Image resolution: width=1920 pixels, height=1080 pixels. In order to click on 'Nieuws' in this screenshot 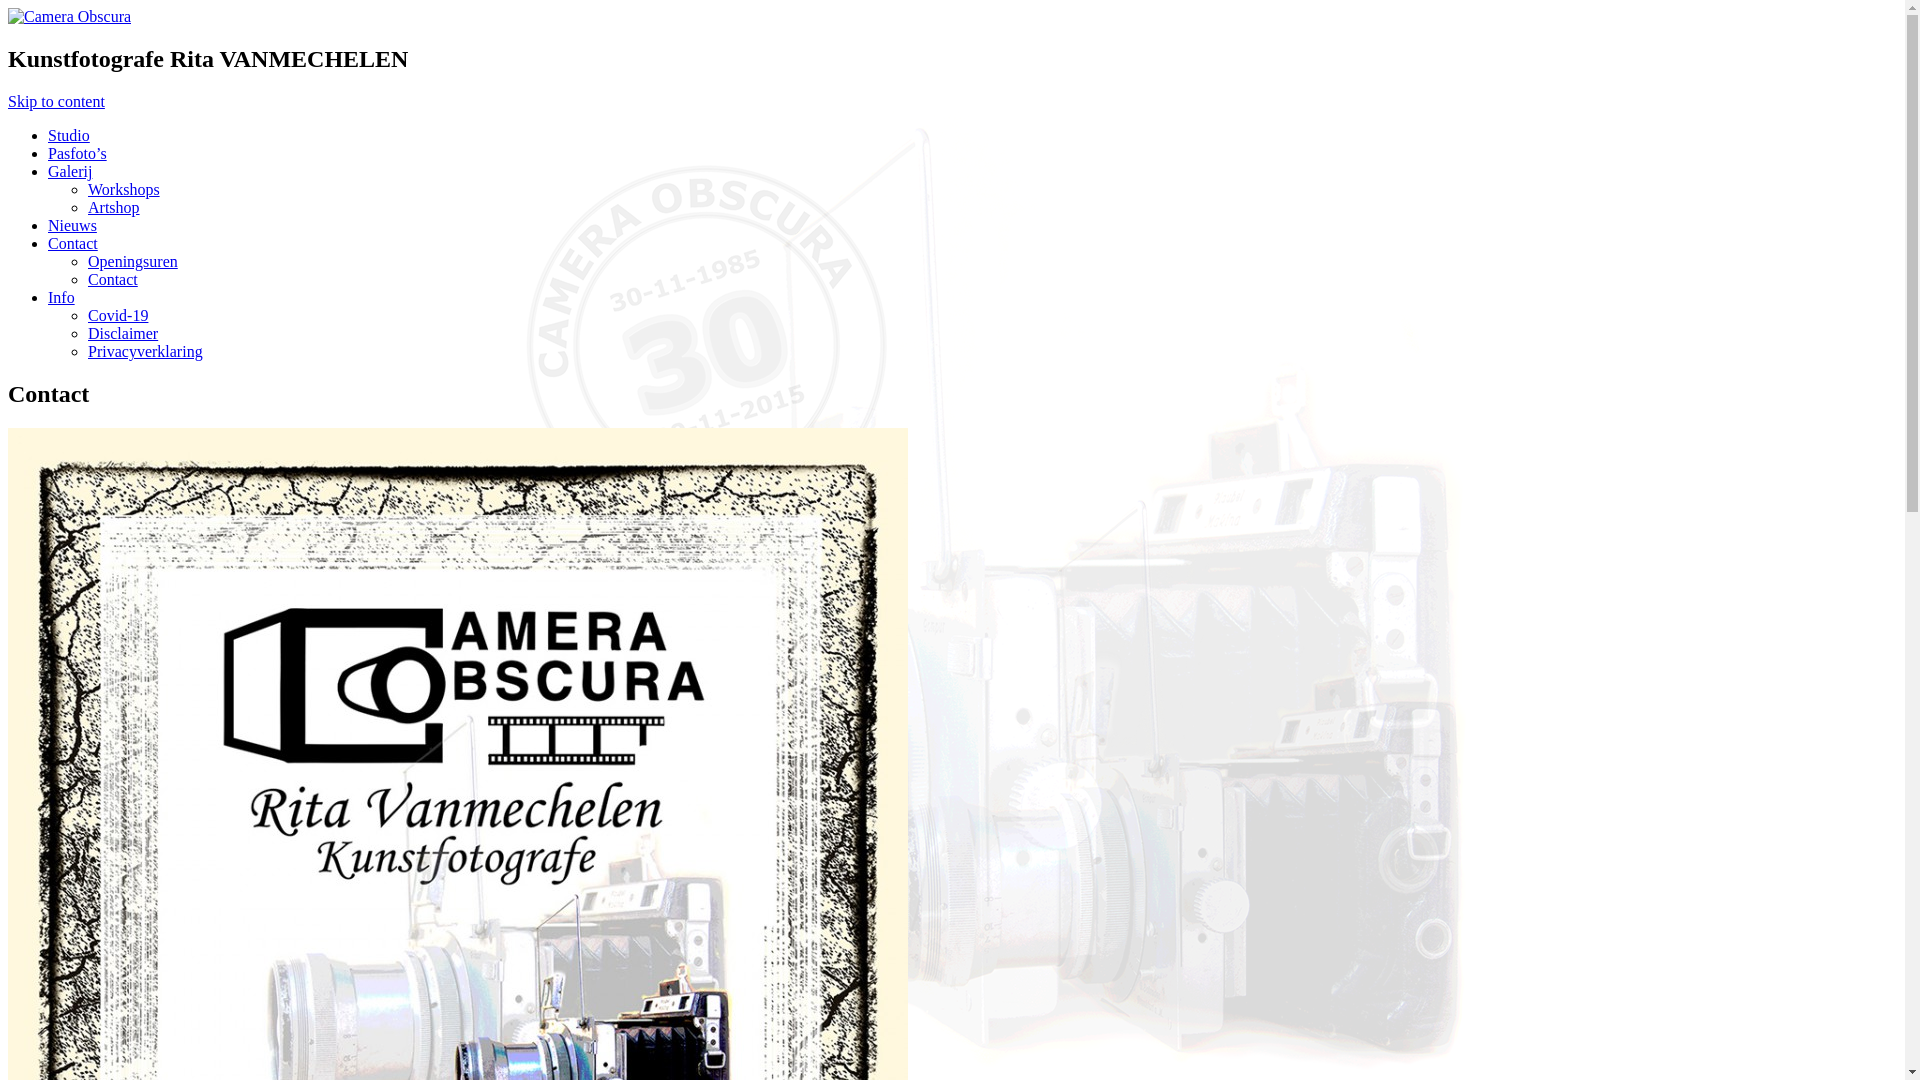, I will do `click(72, 225)`.